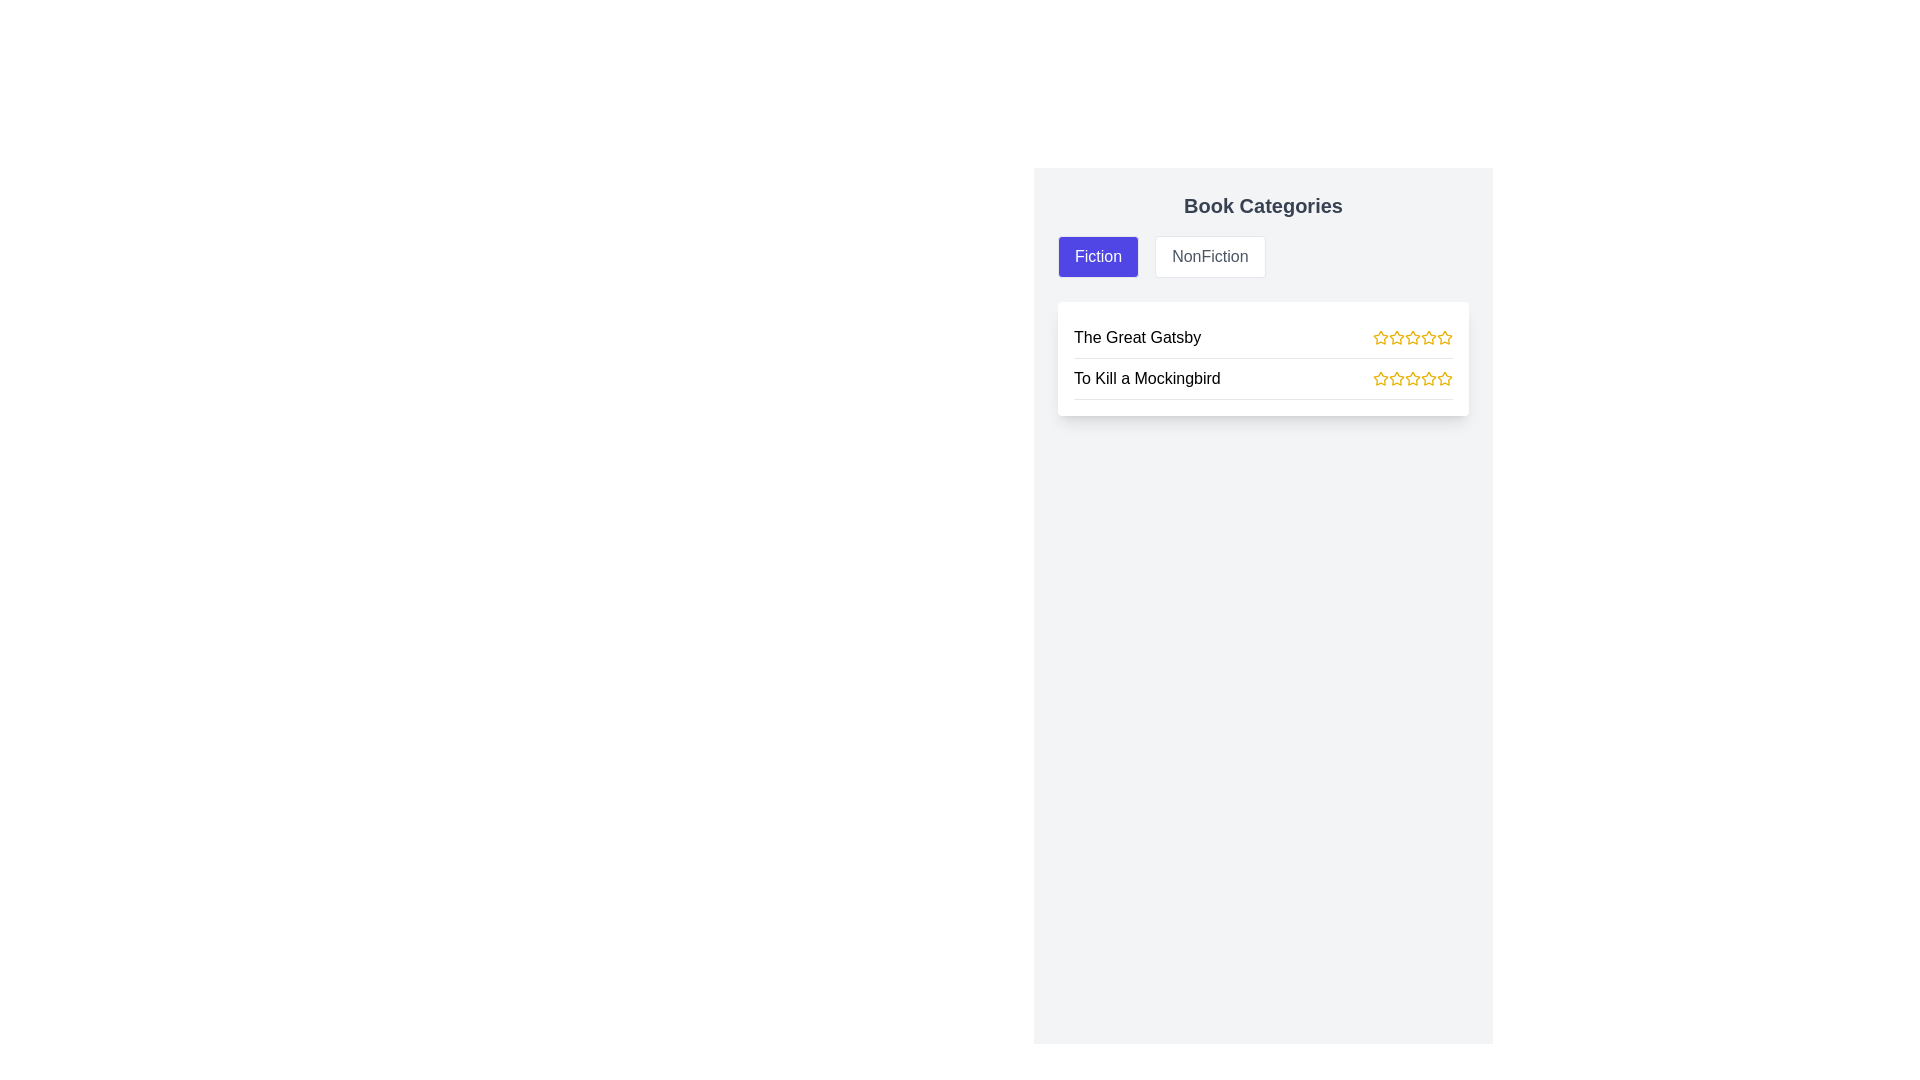  What do you see at coordinates (1097, 256) in the screenshot?
I see `the 'Fiction' category button located on the left side of the button group` at bounding box center [1097, 256].